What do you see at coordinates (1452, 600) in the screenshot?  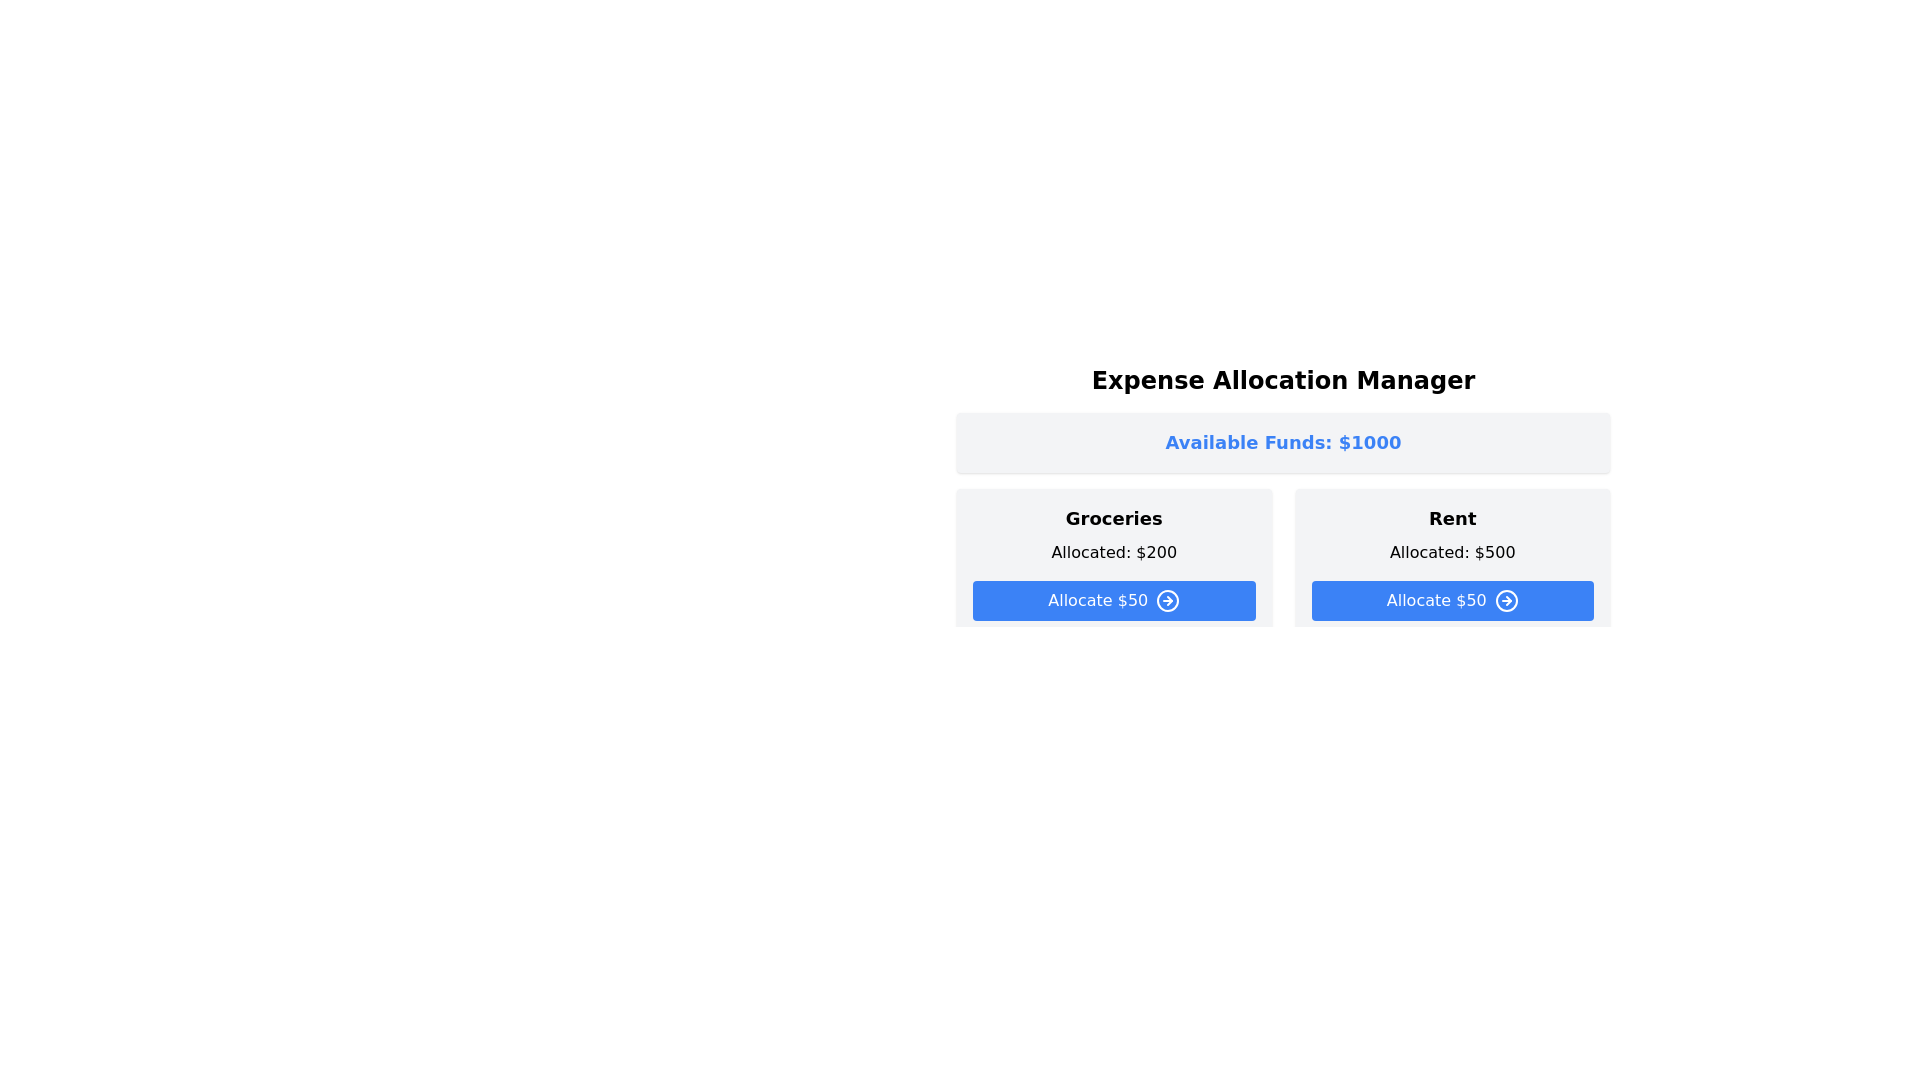 I see `the button labeled 'Allocate $50', which is a rectangular button with a blue background and white text` at bounding box center [1452, 600].